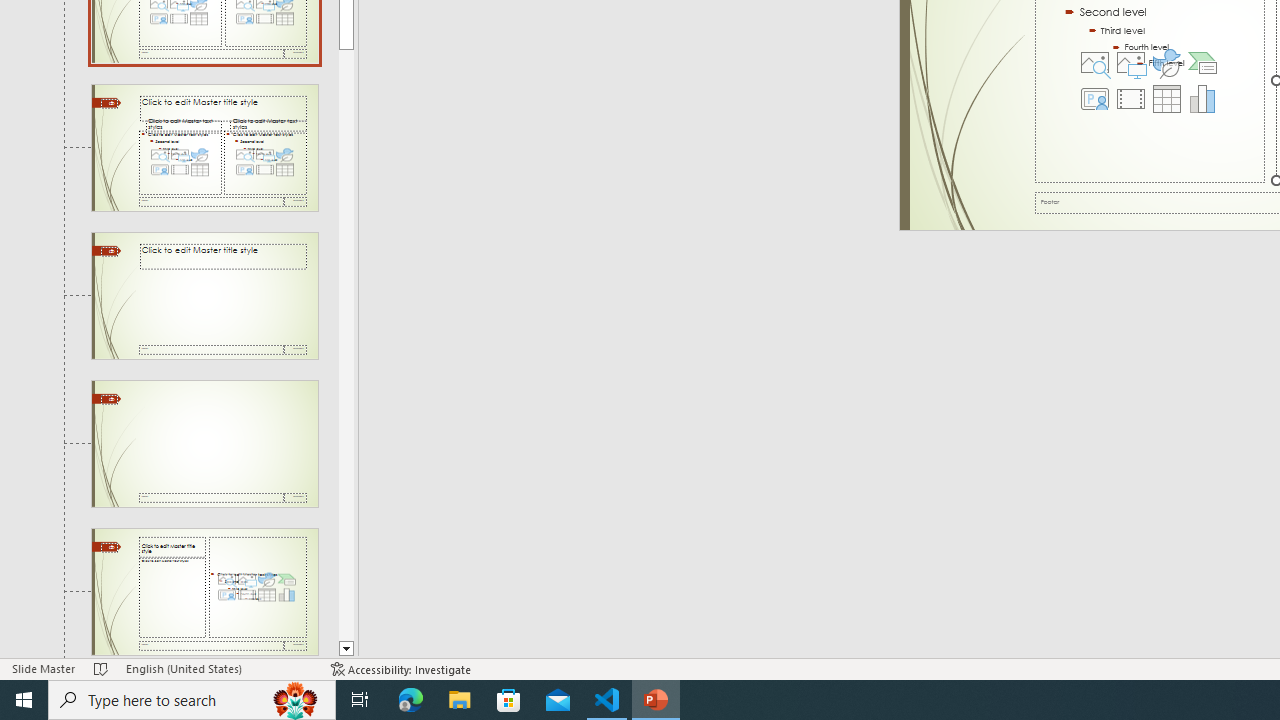  I want to click on 'Insert Cameo', so click(1094, 99).